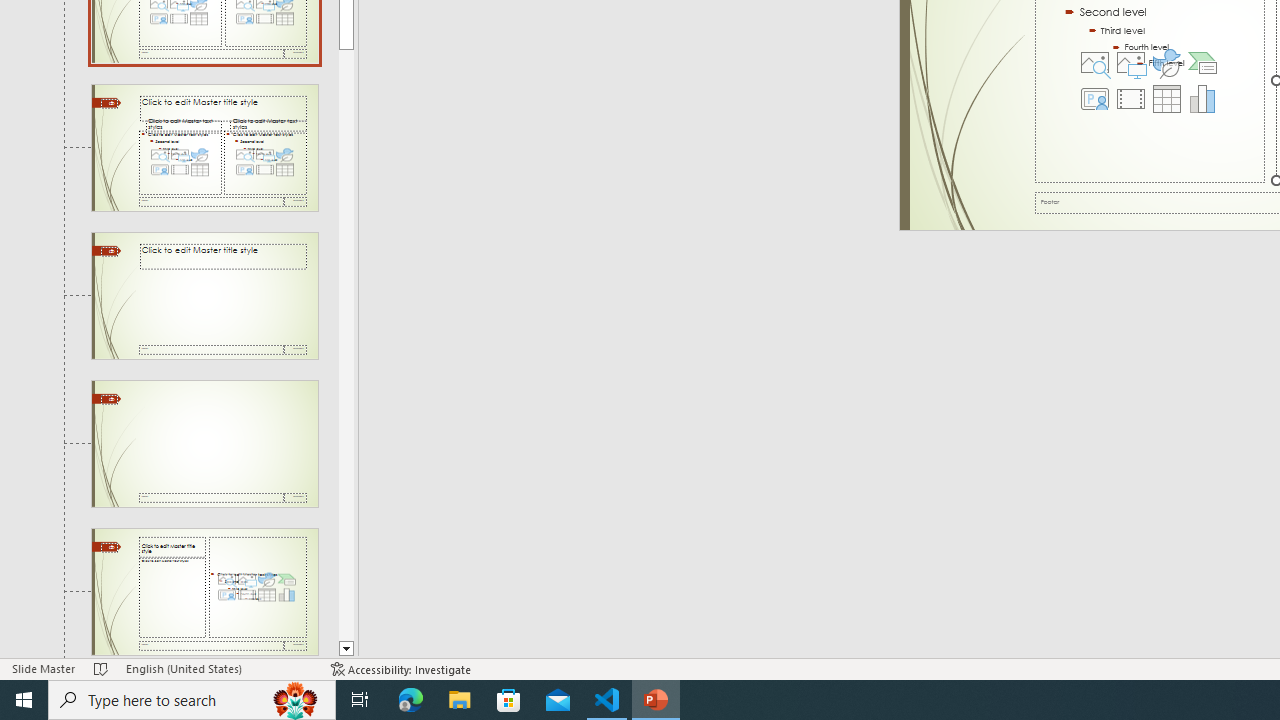  I want to click on 'Insert Cameo', so click(1094, 99).